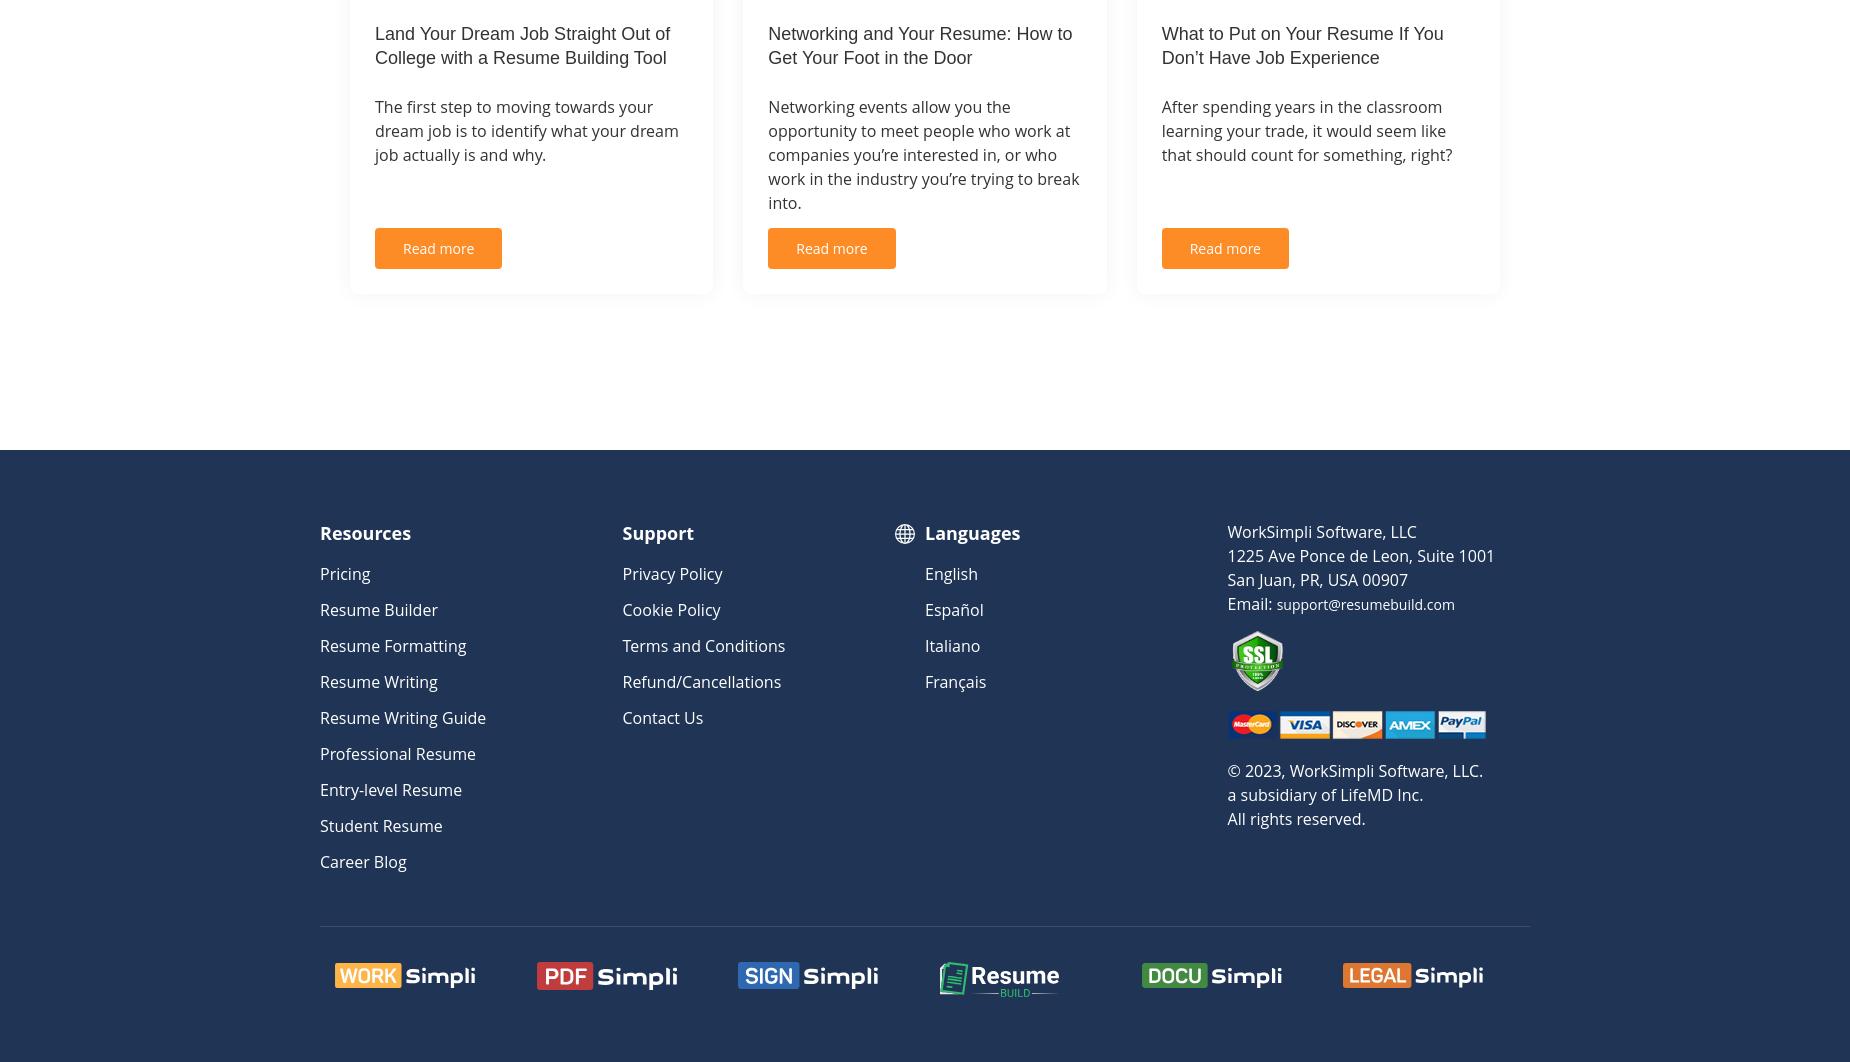 The image size is (1850, 1062). Describe the element at coordinates (621, 572) in the screenshot. I see `'Privacy Policy'` at that location.